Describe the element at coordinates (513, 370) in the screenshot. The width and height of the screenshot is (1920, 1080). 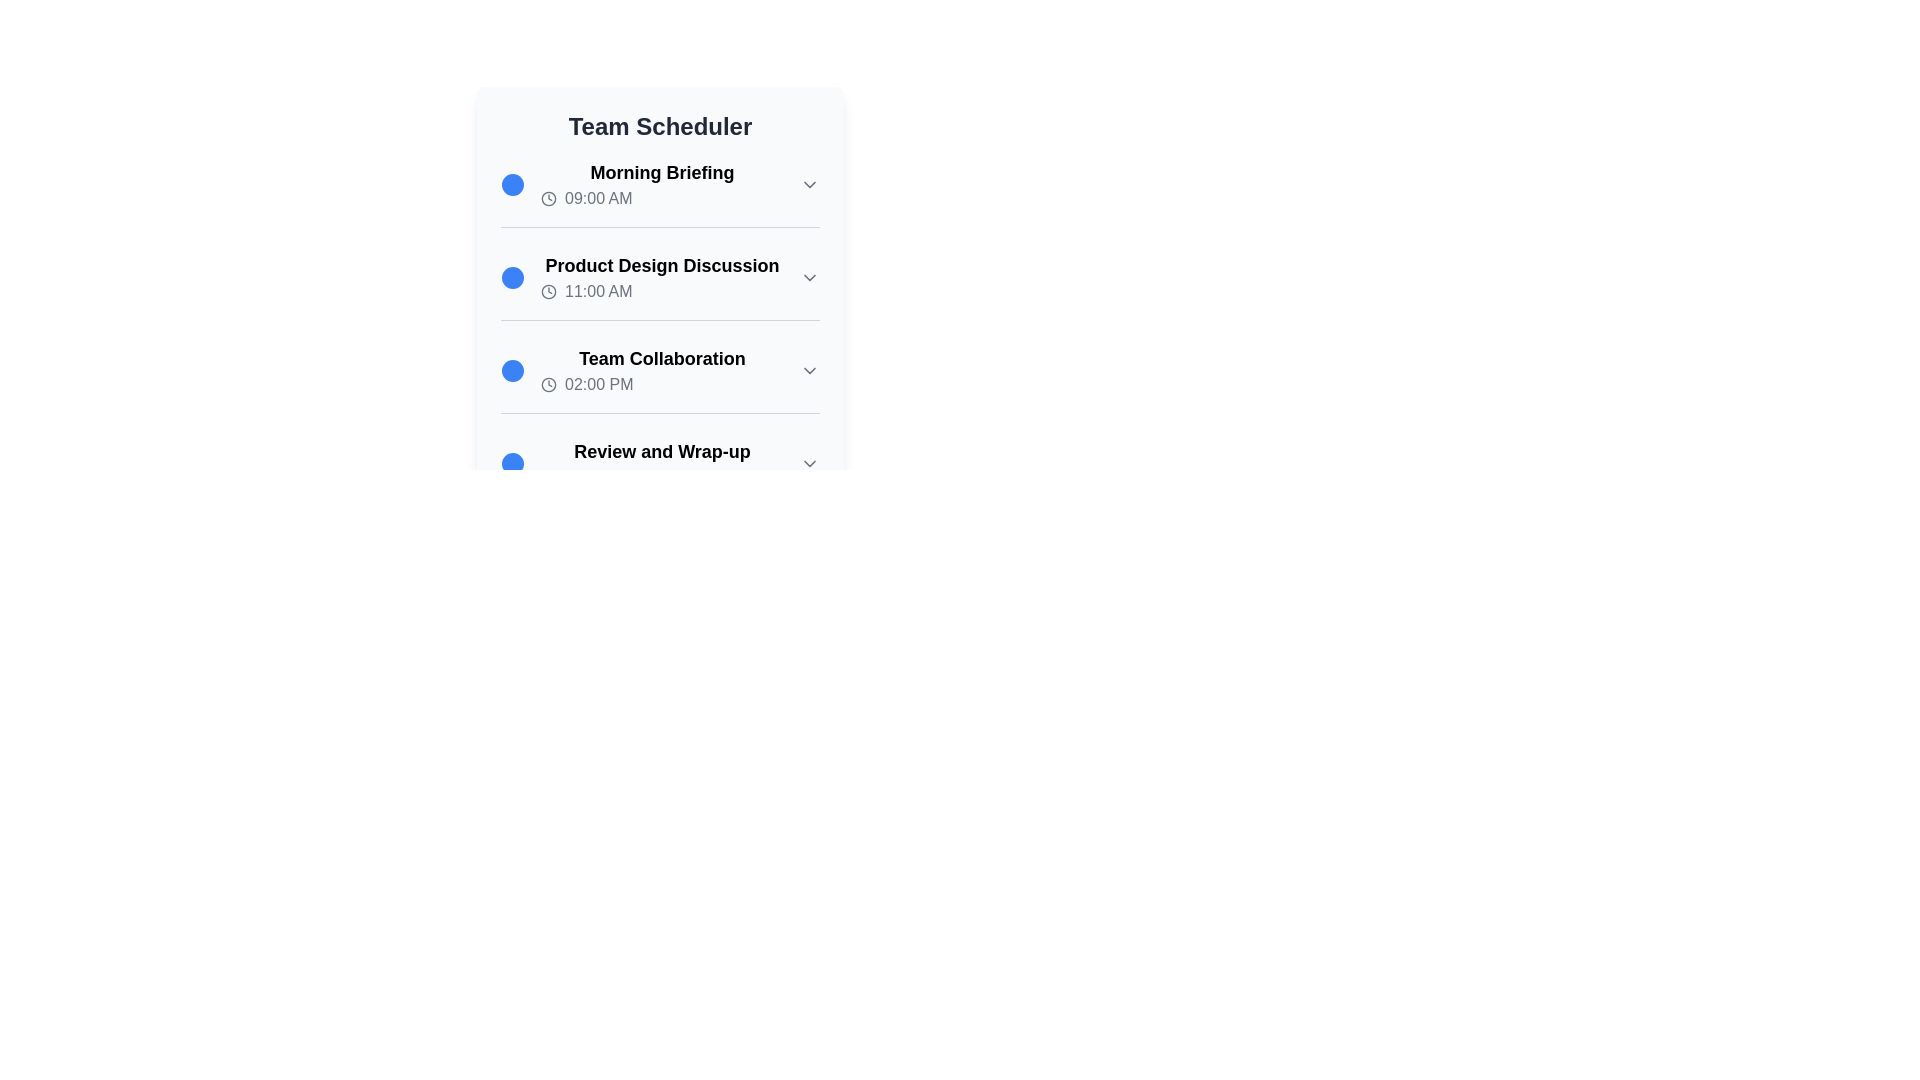
I see `the icon located to the far left of the third item in the 'Team Scheduler' list, which is associated with 'Team Collaboration' and shows the time '02:00 PM'` at that location.